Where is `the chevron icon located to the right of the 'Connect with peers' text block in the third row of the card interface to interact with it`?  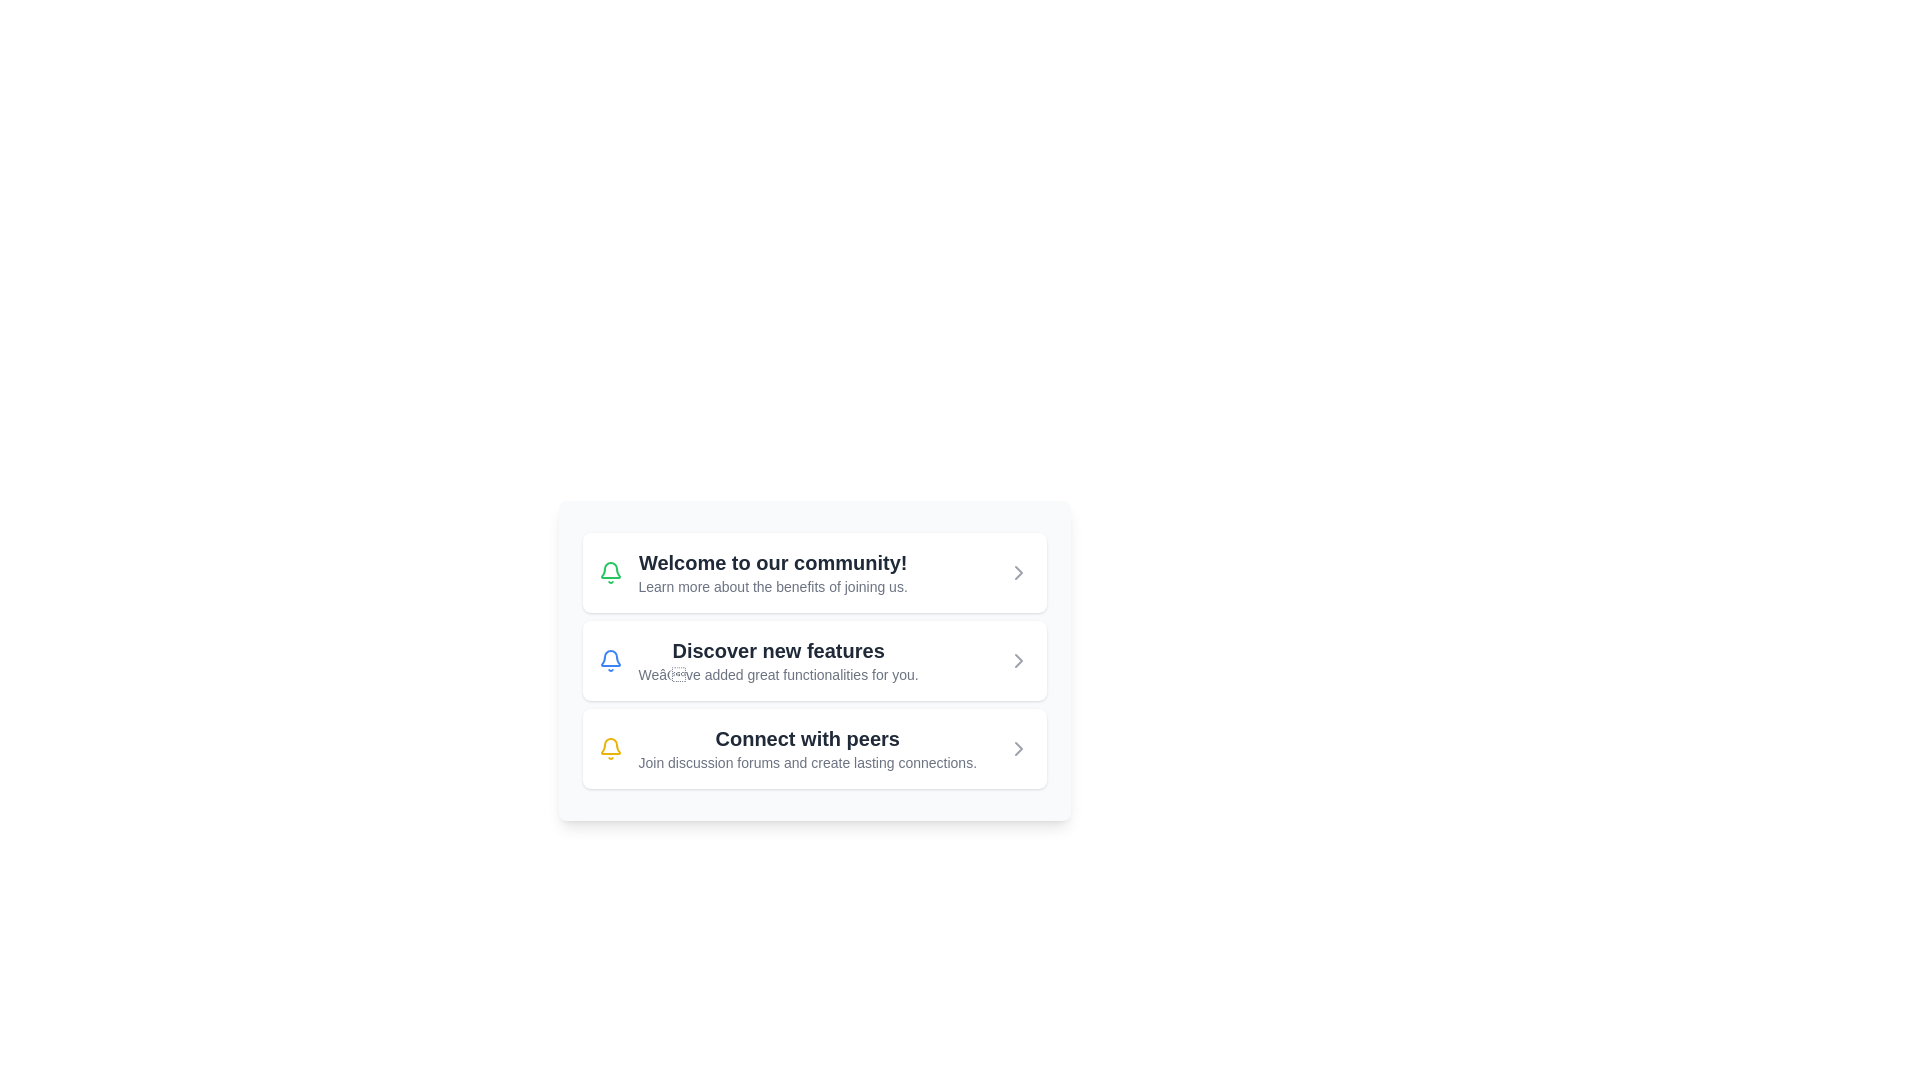 the chevron icon located to the right of the 'Connect with peers' text block in the third row of the card interface to interact with it is located at coordinates (1018, 748).